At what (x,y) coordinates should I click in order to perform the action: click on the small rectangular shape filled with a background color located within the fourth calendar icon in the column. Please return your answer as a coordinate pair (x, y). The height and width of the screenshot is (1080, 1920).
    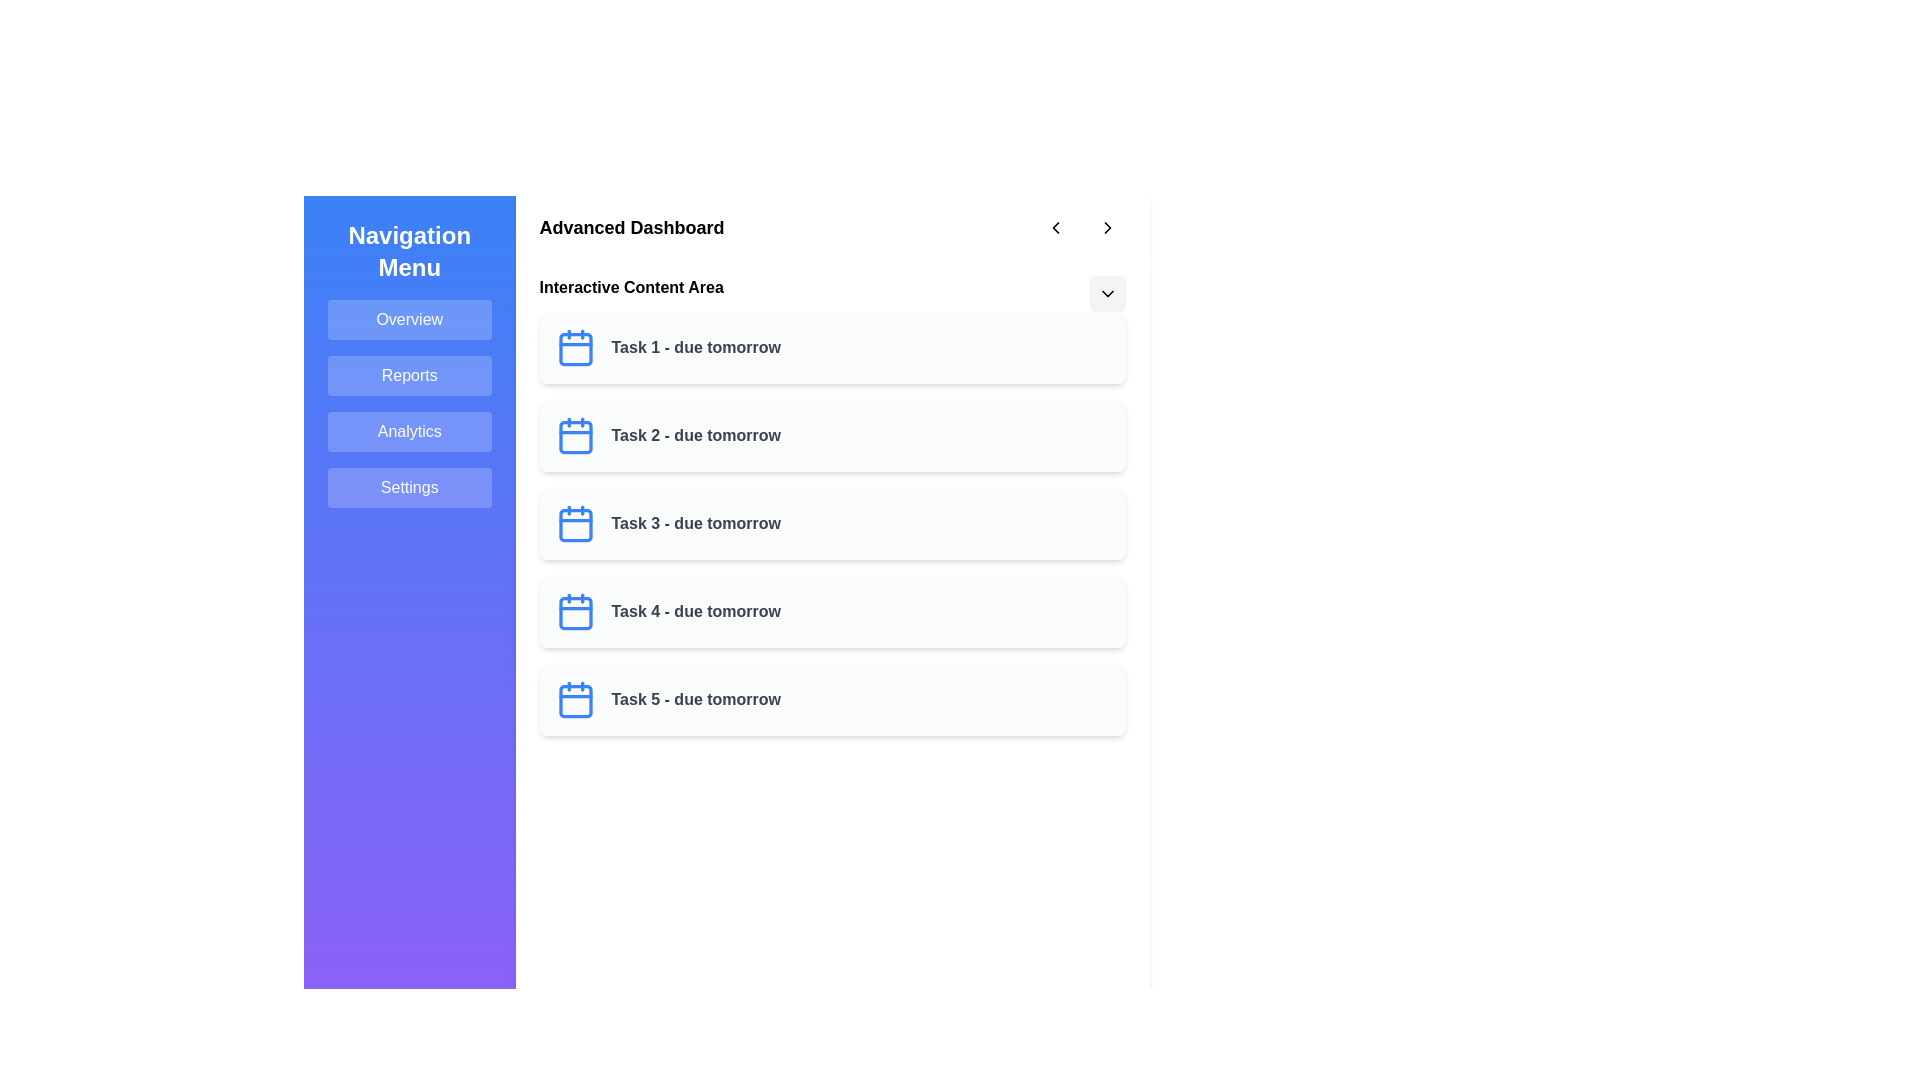
    Looking at the image, I should click on (574, 612).